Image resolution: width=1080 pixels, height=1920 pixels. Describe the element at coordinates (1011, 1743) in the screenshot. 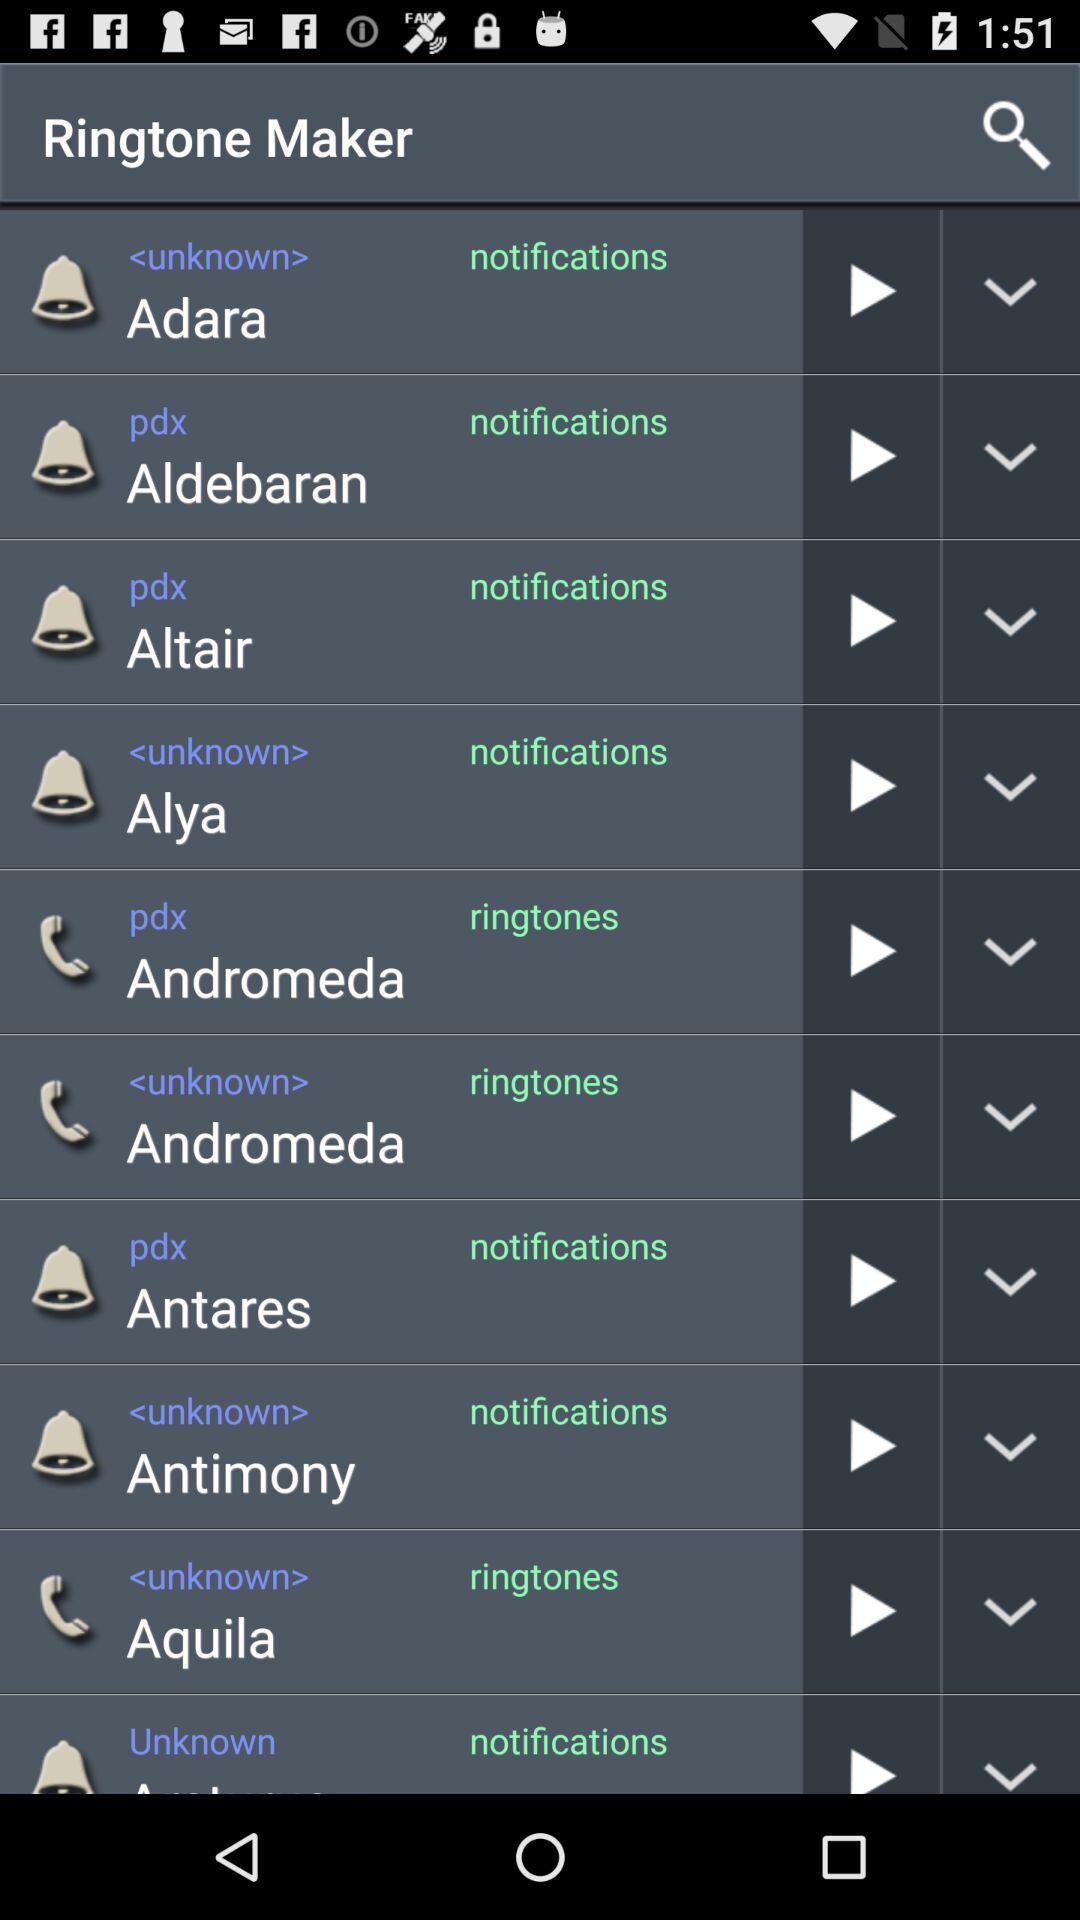

I see `more information and options` at that location.